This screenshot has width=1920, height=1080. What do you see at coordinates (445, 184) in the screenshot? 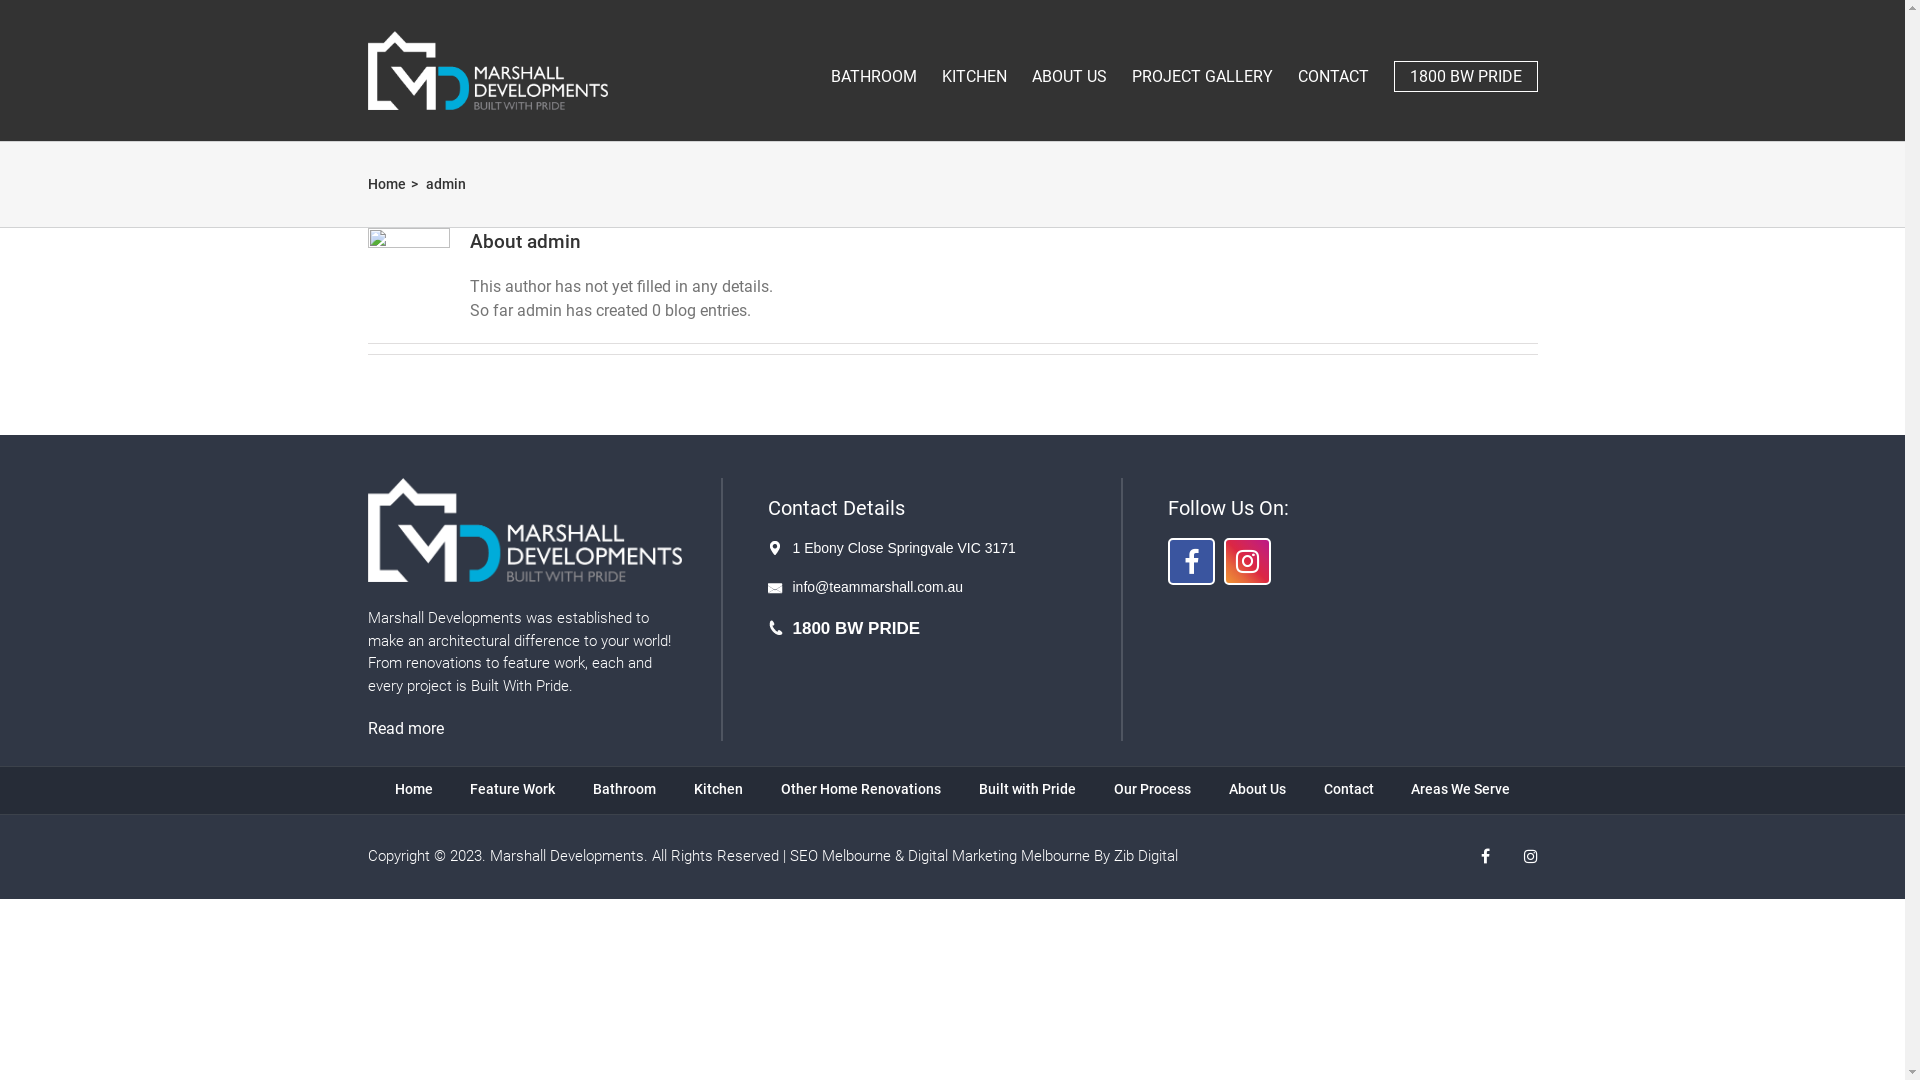
I see `'admin'` at bounding box center [445, 184].